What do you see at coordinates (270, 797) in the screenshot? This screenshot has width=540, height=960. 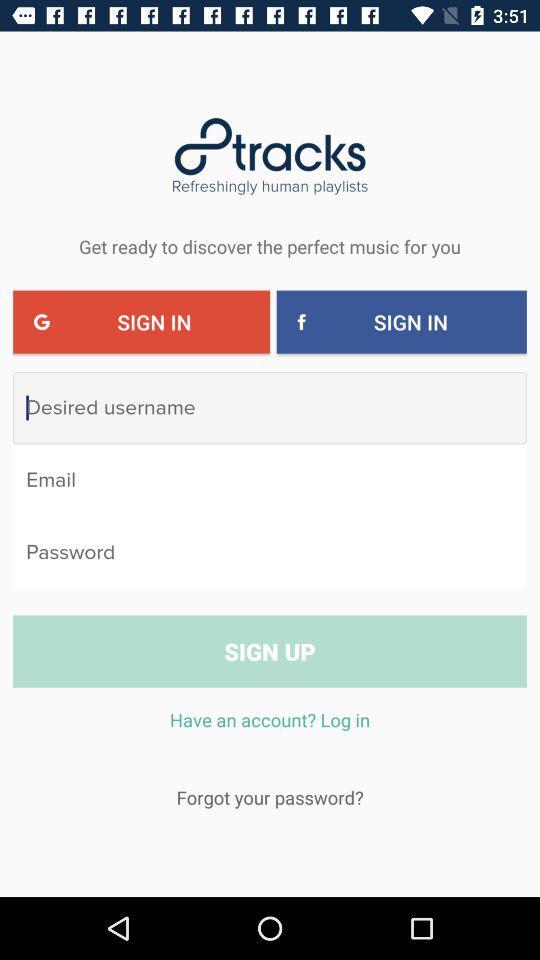 I see `icon below the have an account icon` at bounding box center [270, 797].